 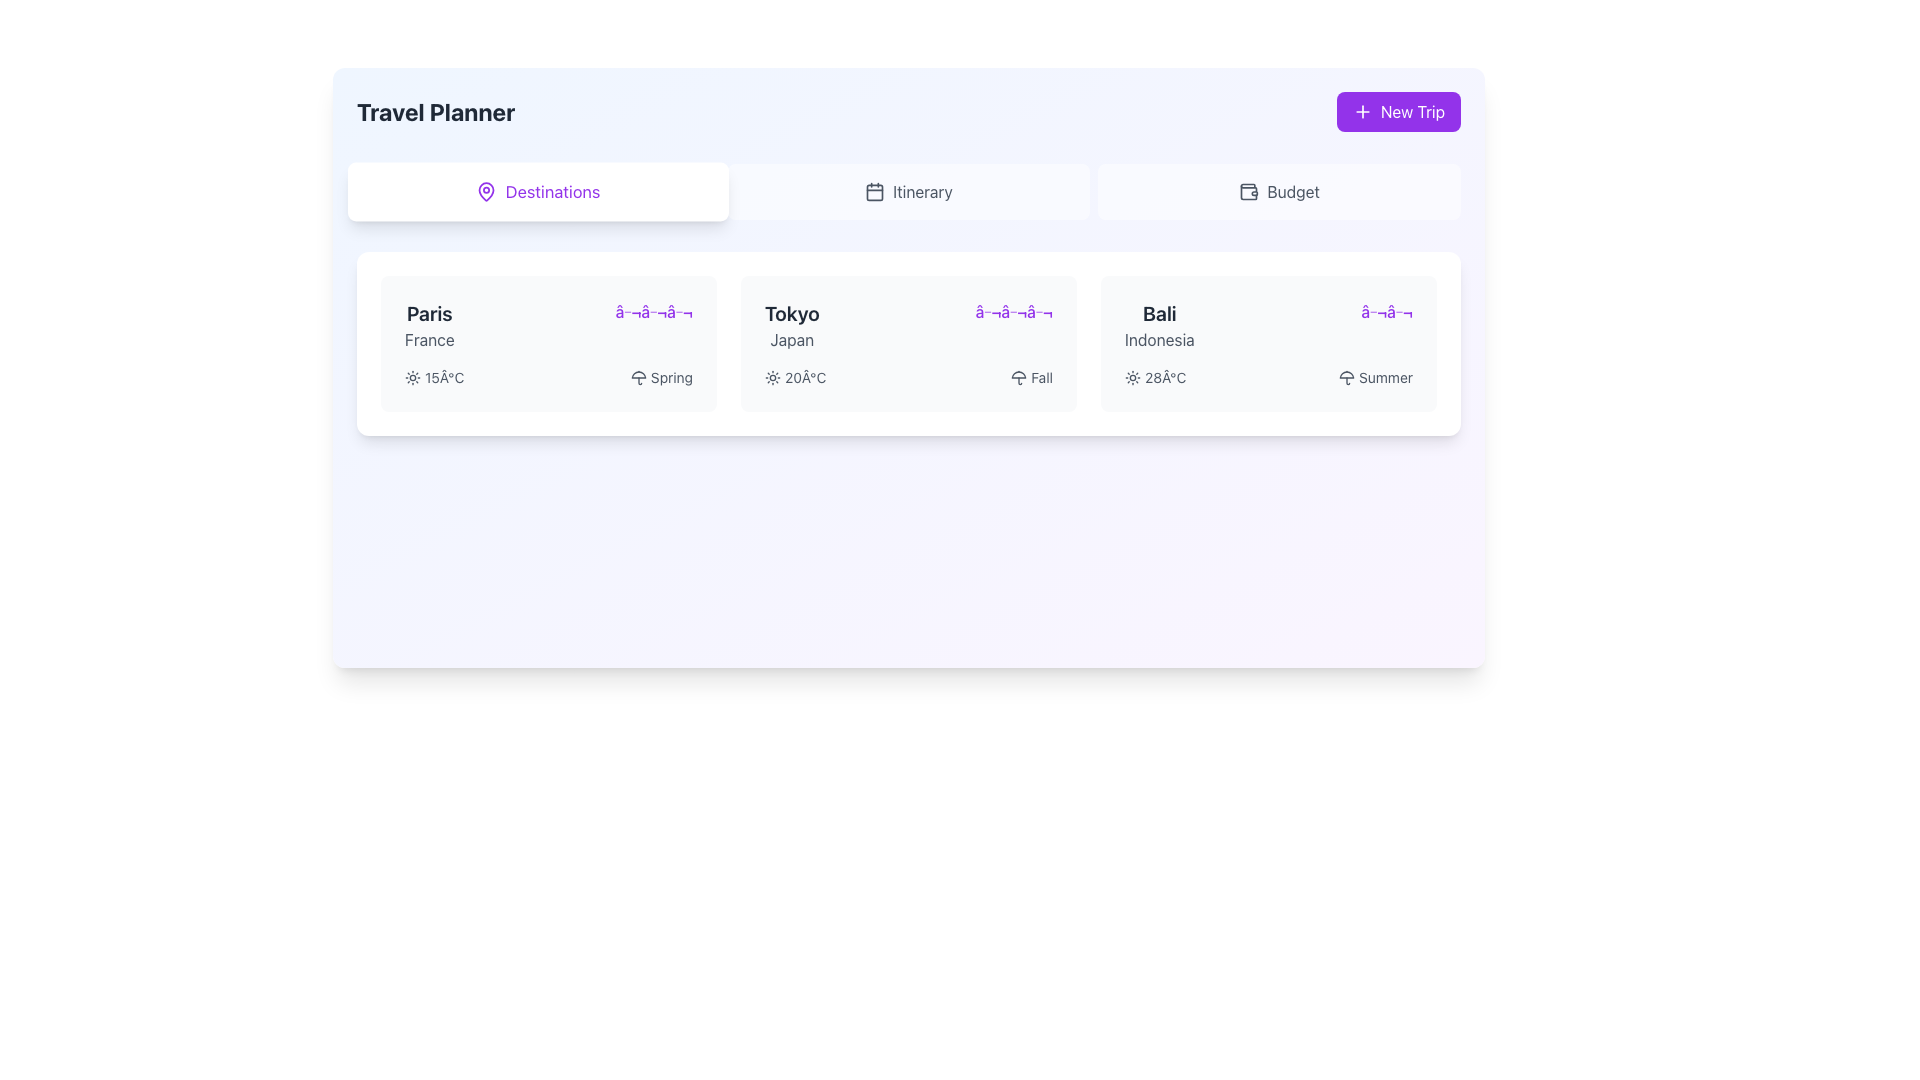 What do you see at coordinates (1293, 192) in the screenshot?
I see `the 'Budget' text label located within the button on the upper-right section of the interface for additional visual feedback` at bounding box center [1293, 192].